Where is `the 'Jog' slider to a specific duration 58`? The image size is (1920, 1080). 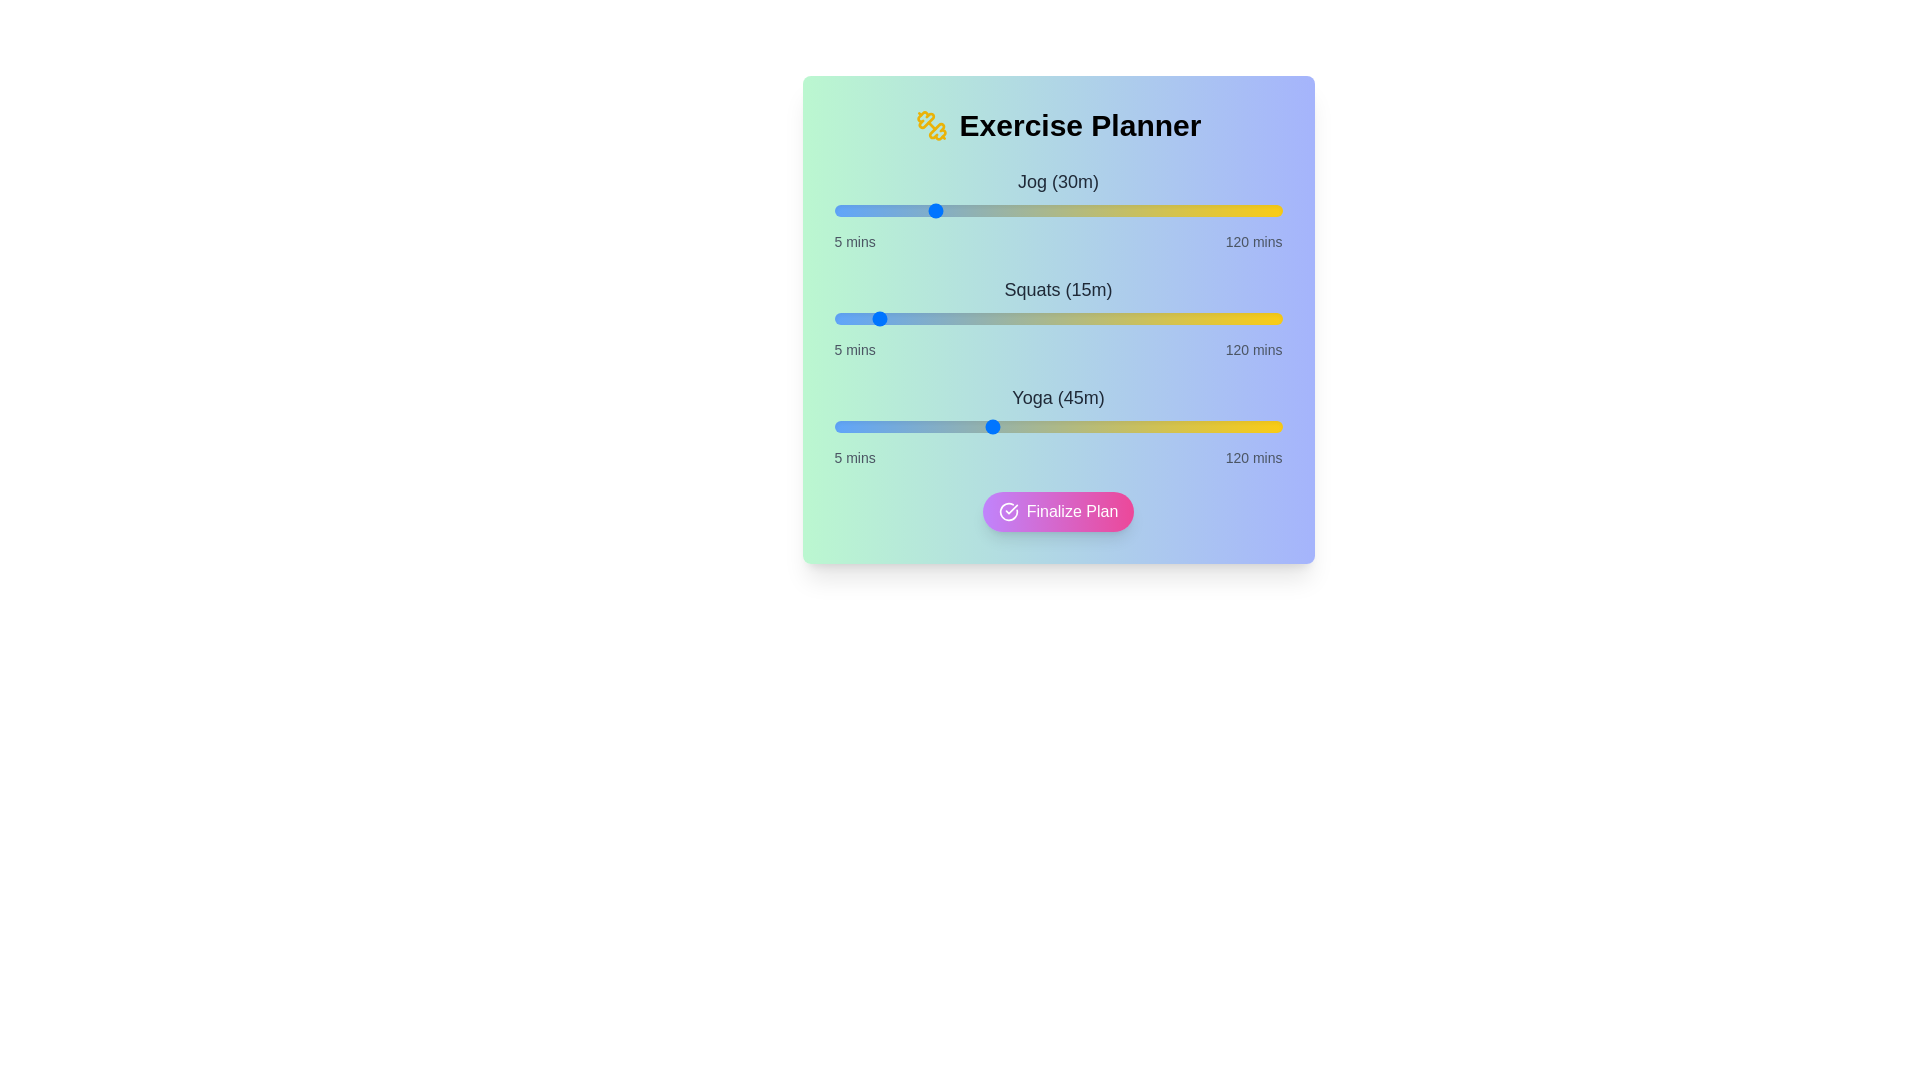 the 'Jog' slider to a specific duration 58 is located at coordinates (1040, 211).